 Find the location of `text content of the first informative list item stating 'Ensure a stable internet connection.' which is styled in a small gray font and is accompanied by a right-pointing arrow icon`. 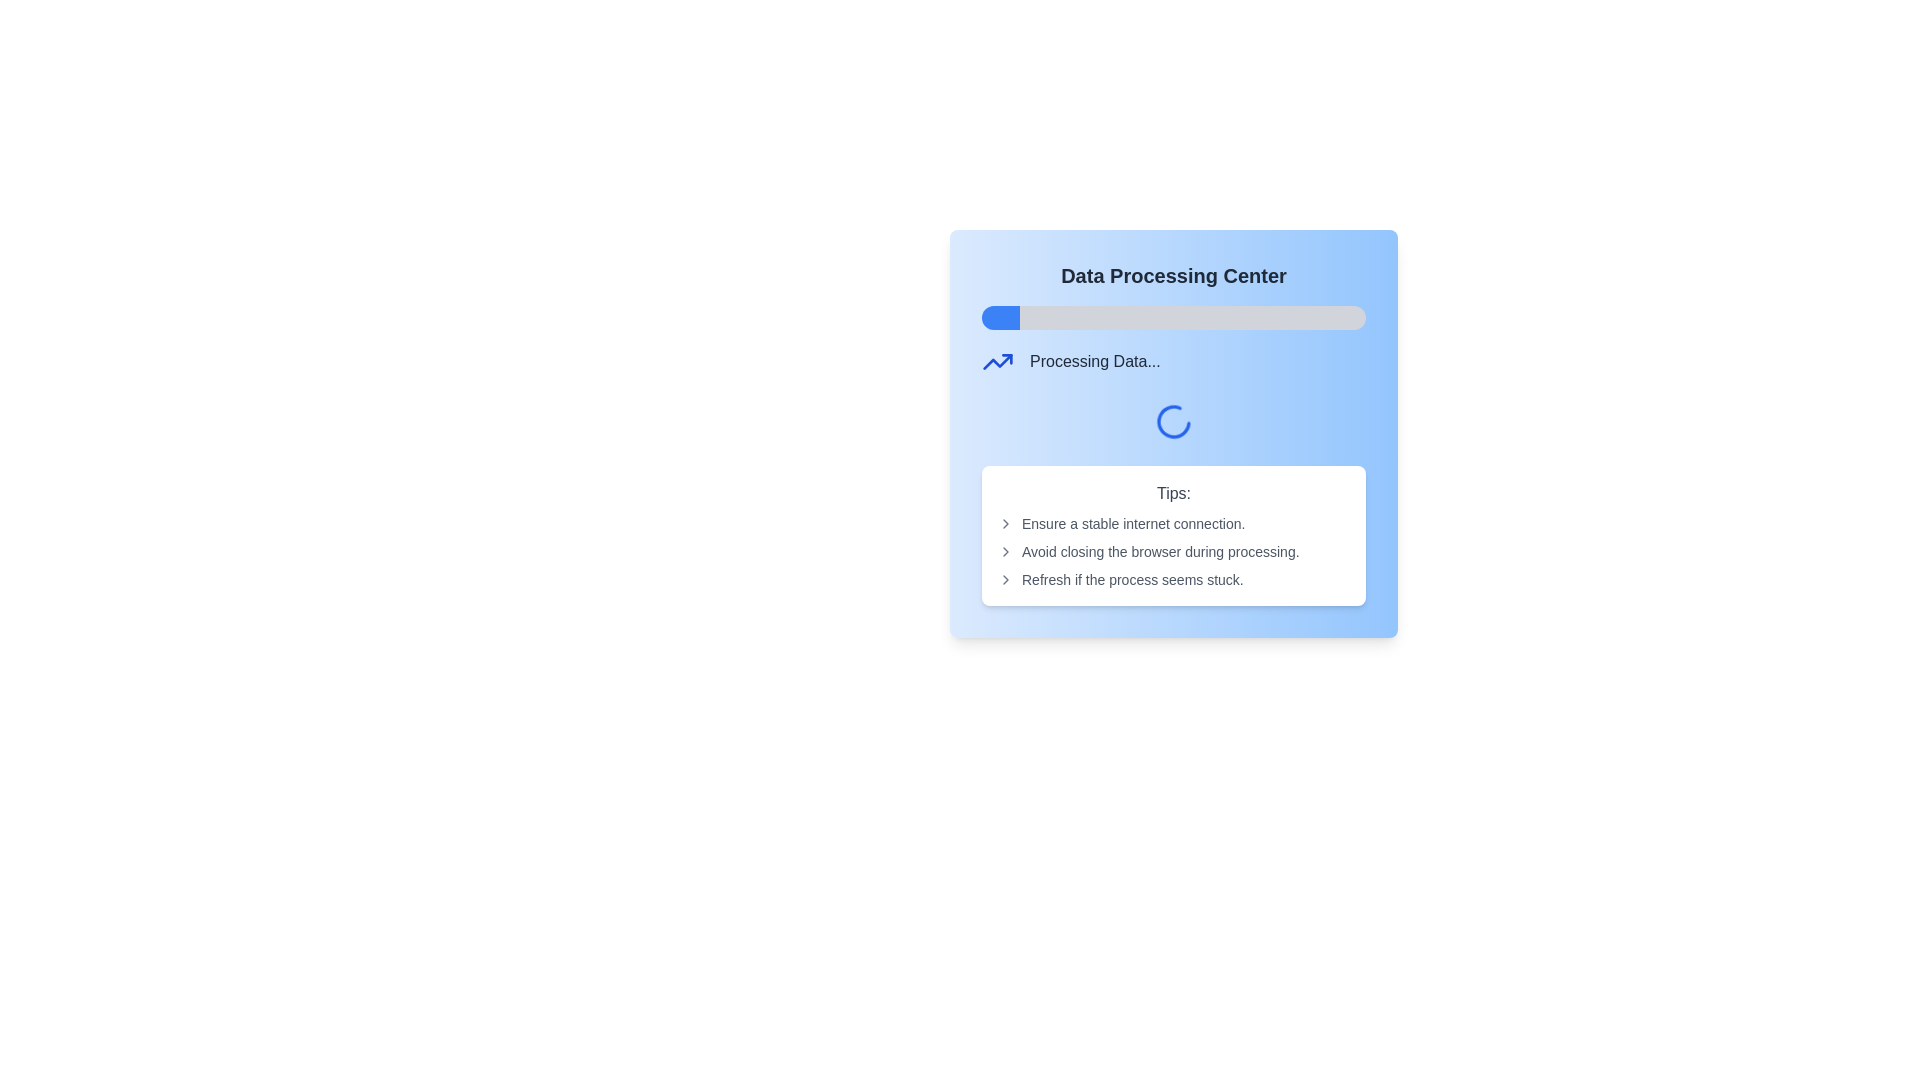

text content of the first informative list item stating 'Ensure a stable internet connection.' which is styled in a small gray font and is accompanied by a right-pointing arrow icon is located at coordinates (1174, 523).